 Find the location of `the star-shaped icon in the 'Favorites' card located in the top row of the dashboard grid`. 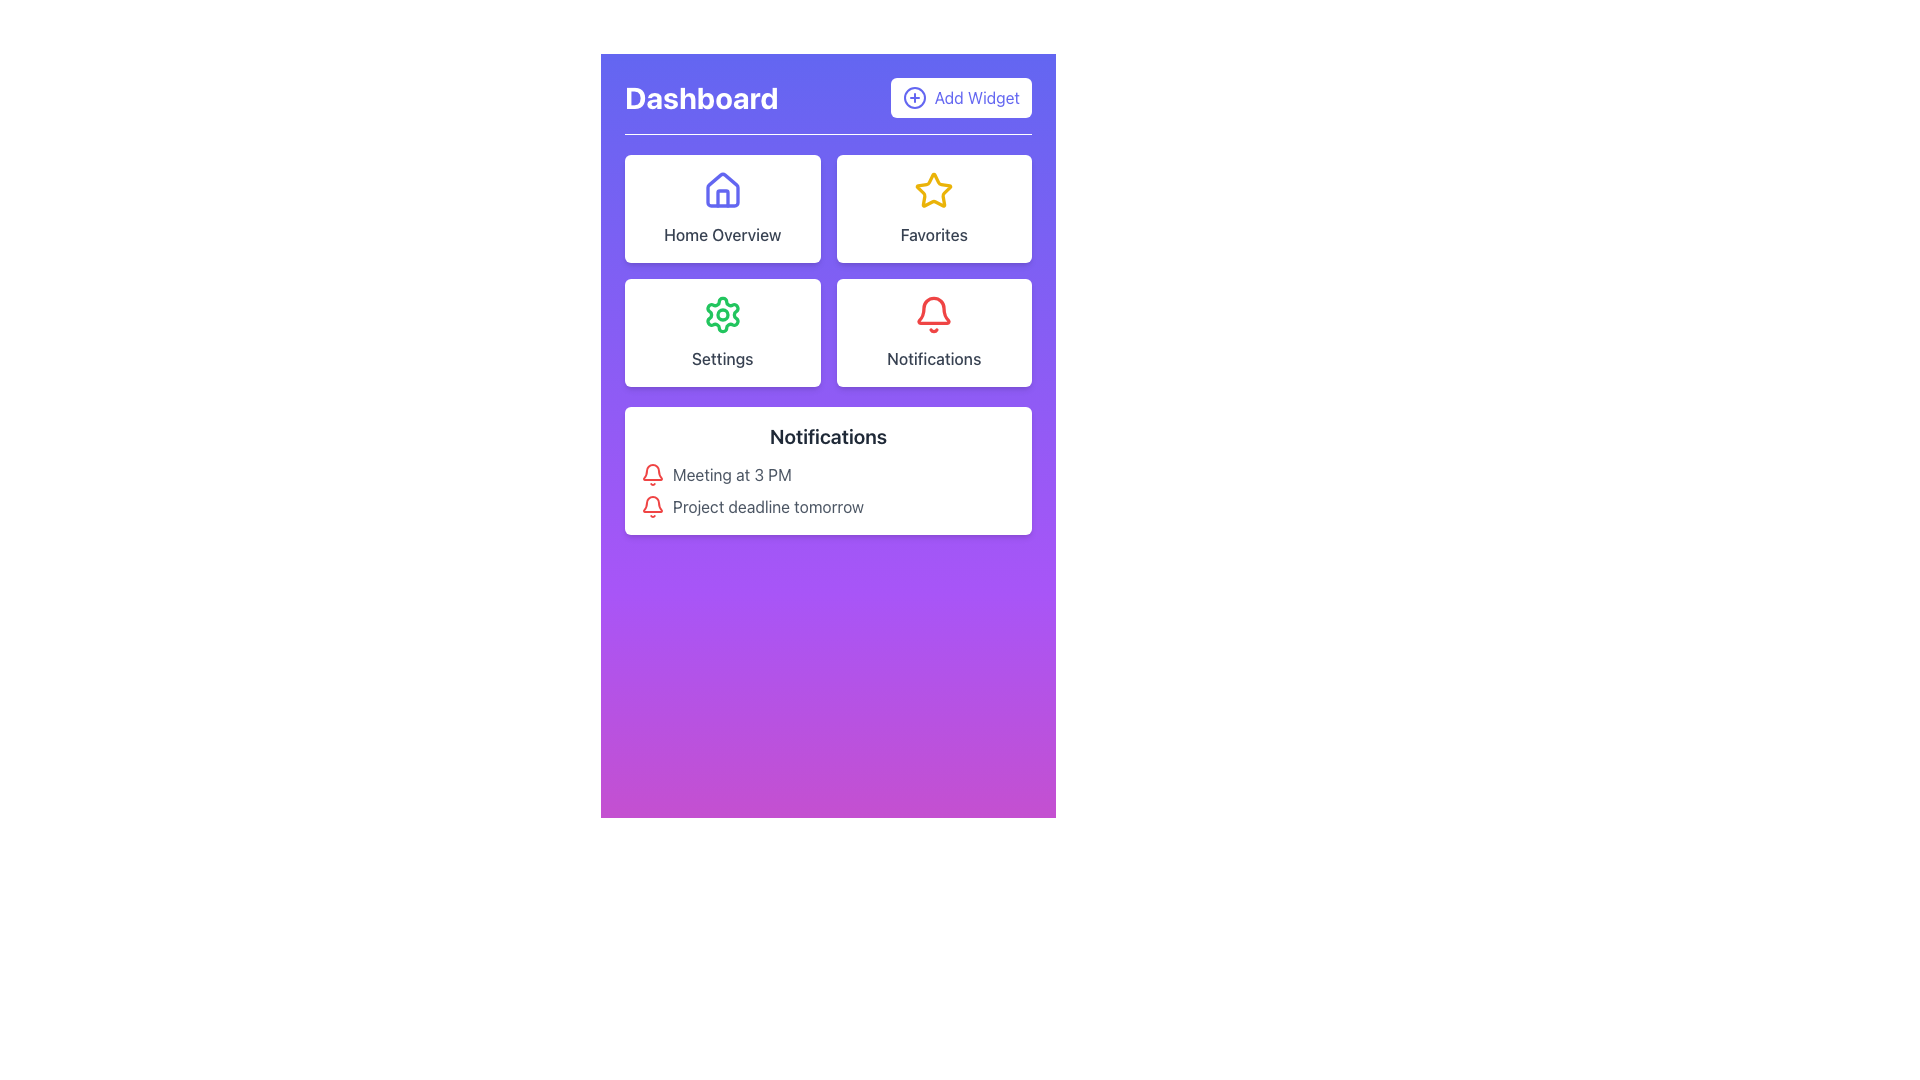

the star-shaped icon in the 'Favorites' card located in the top row of the dashboard grid is located at coordinates (933, 191).